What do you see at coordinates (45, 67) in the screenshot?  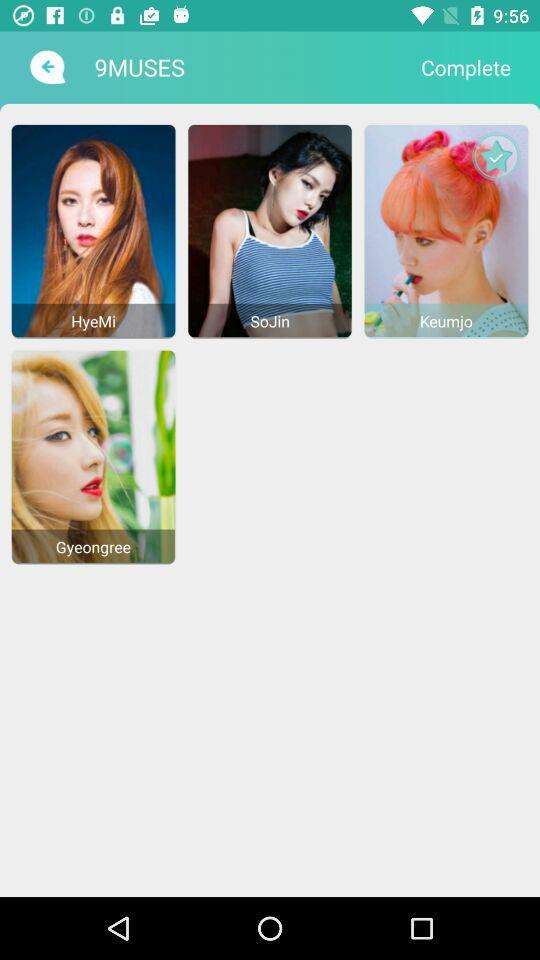 I see `the arrow_backward icon` at bounding box center [45, 67].